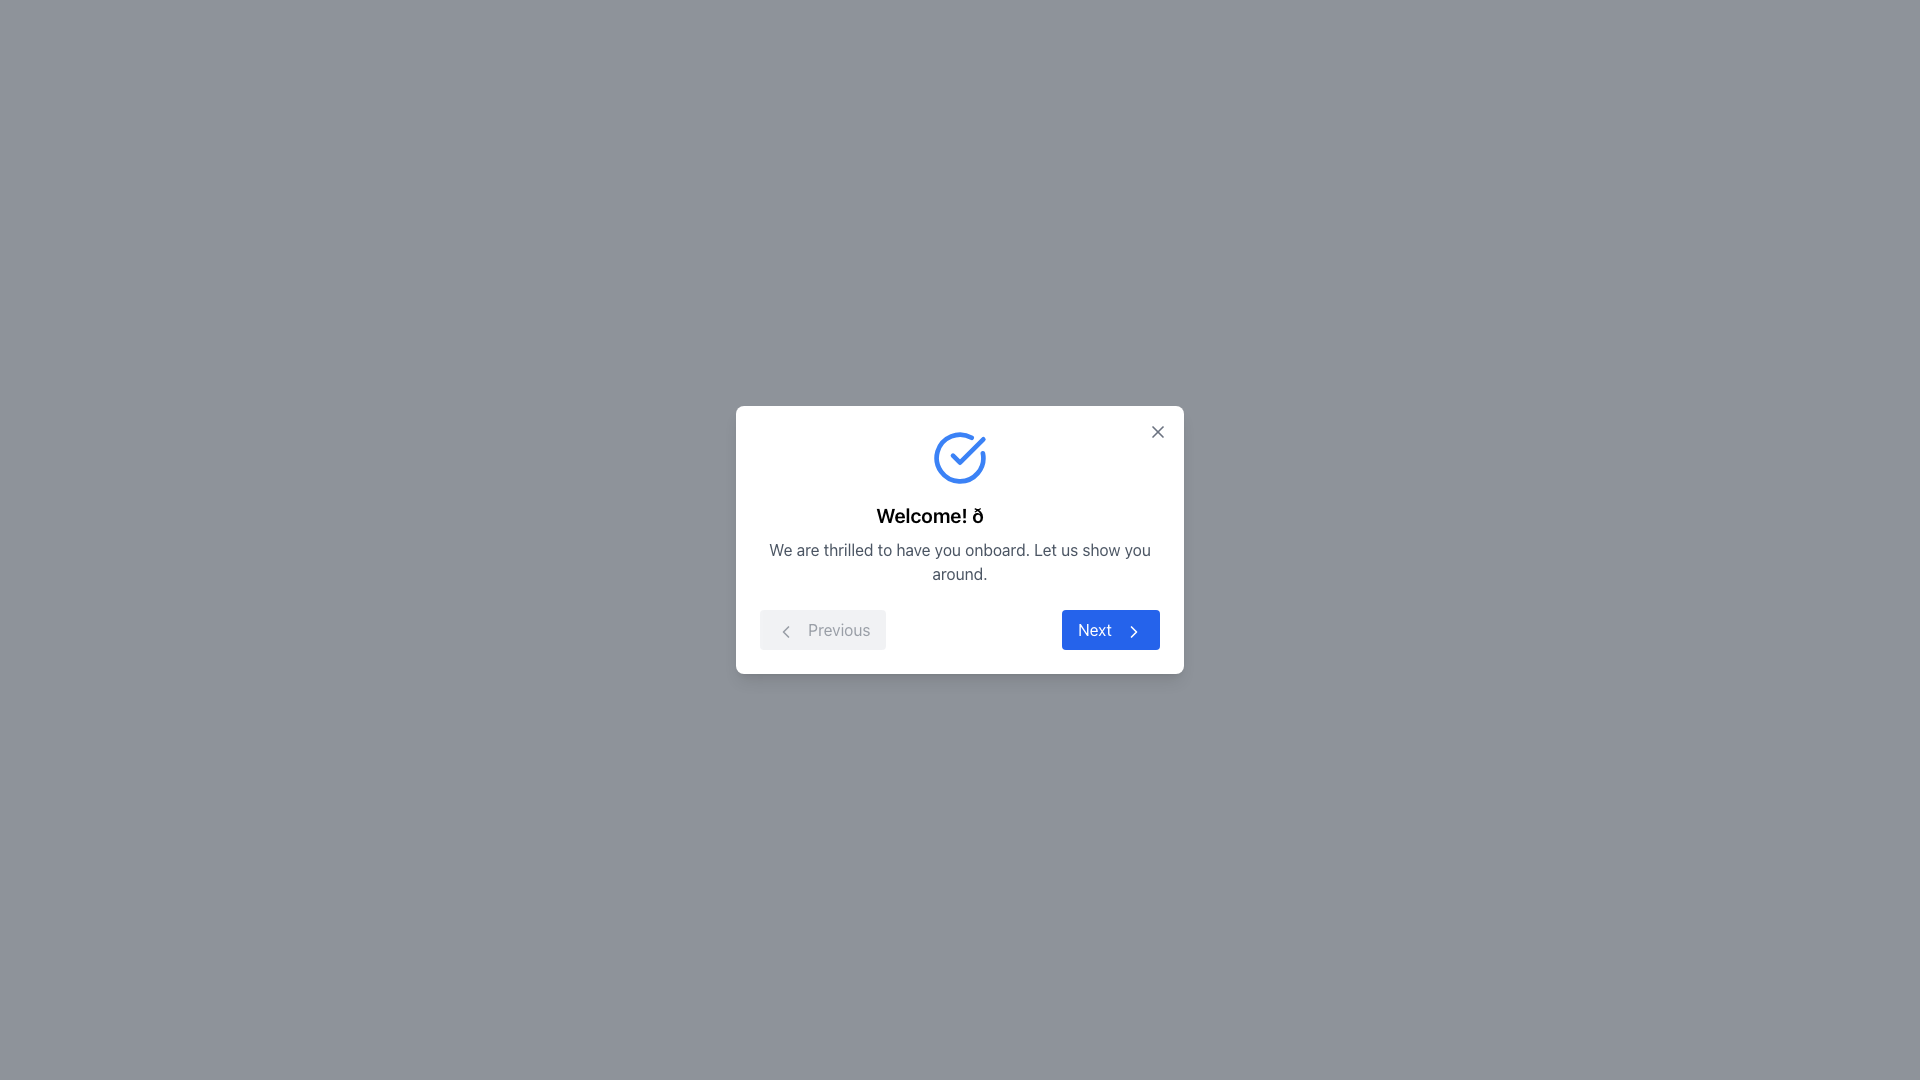 This screenshot has width=1920, height=1080. Describe the element at coordinates (823, 628) in the screenshot. I see `the navigation button located at the bottom-left side of the modal, which allows users to move to the previous step or page` at that location.